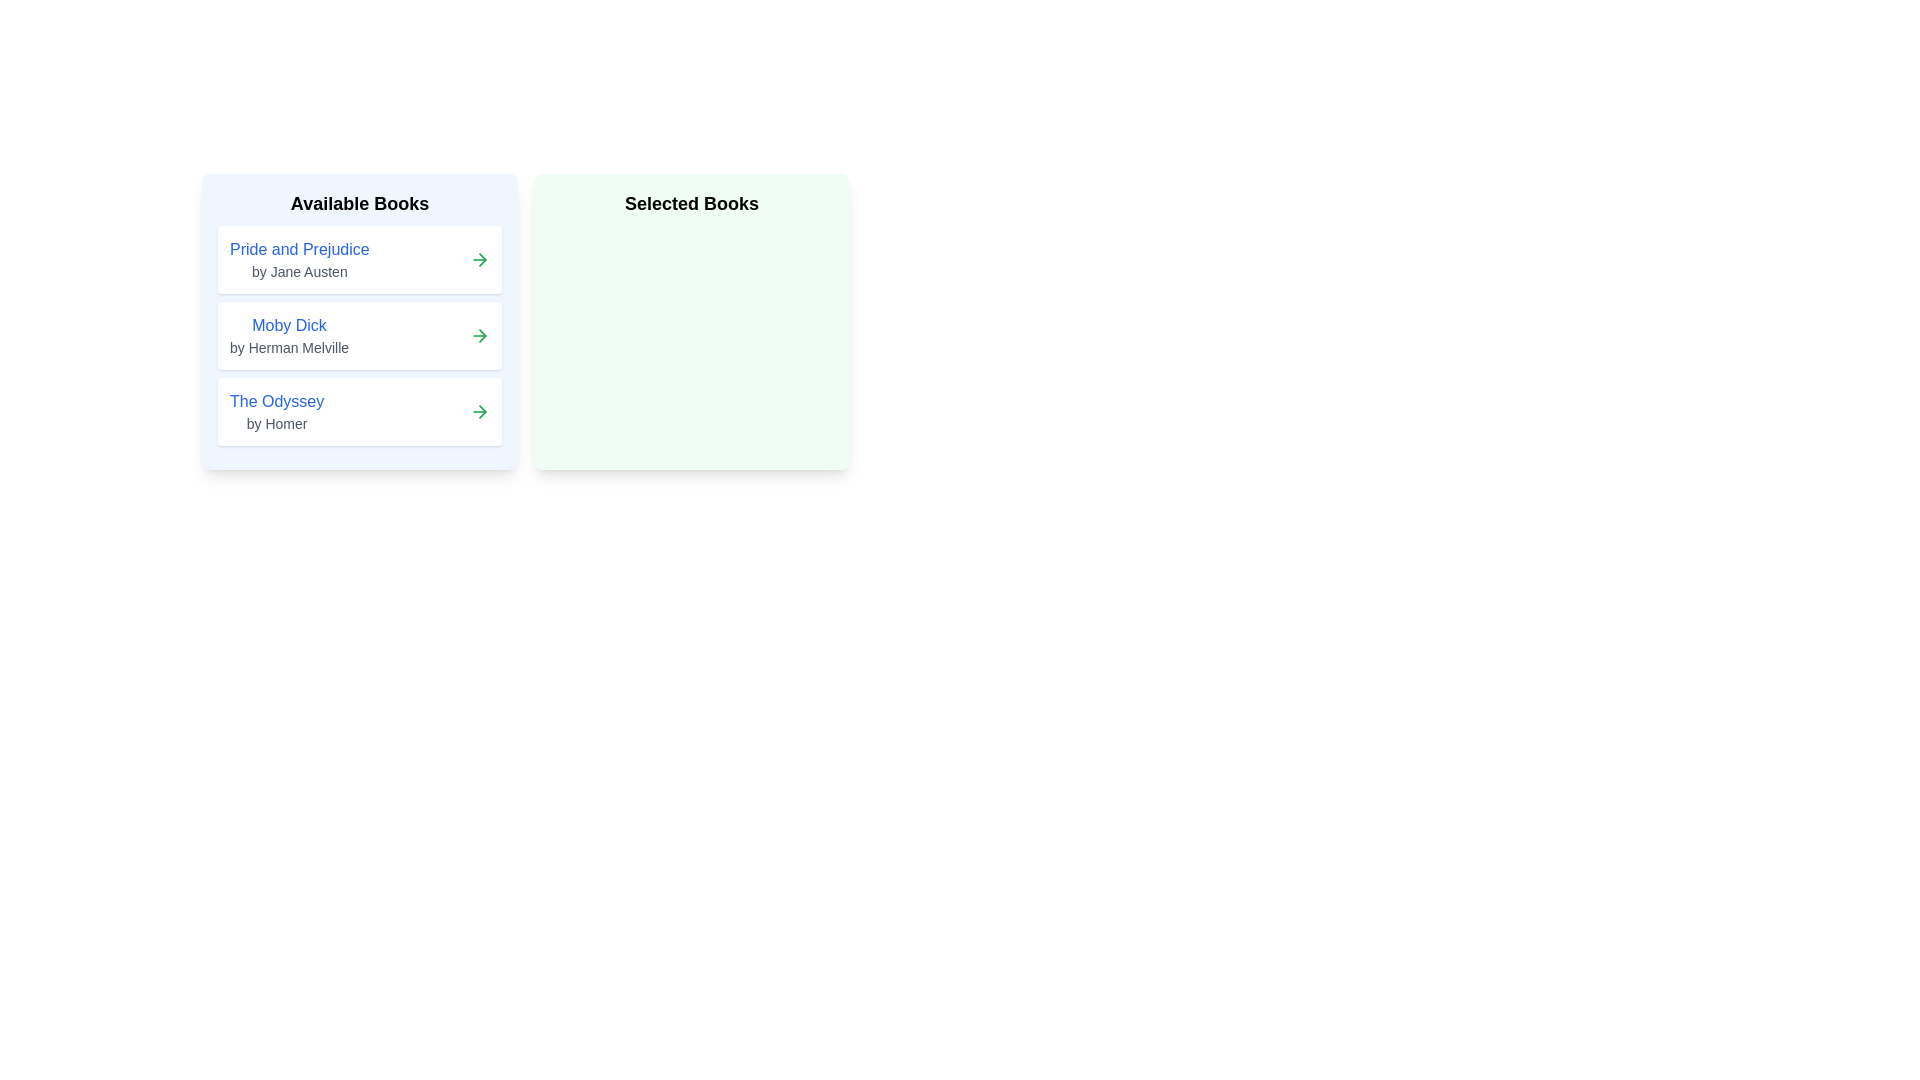 This screenshot has width=1920, height=1080. What do you see at coordinates (360, 334) in the screenshot?
I see `the second book item titled 'Moby Dick'` at bounding box center [360, 334].